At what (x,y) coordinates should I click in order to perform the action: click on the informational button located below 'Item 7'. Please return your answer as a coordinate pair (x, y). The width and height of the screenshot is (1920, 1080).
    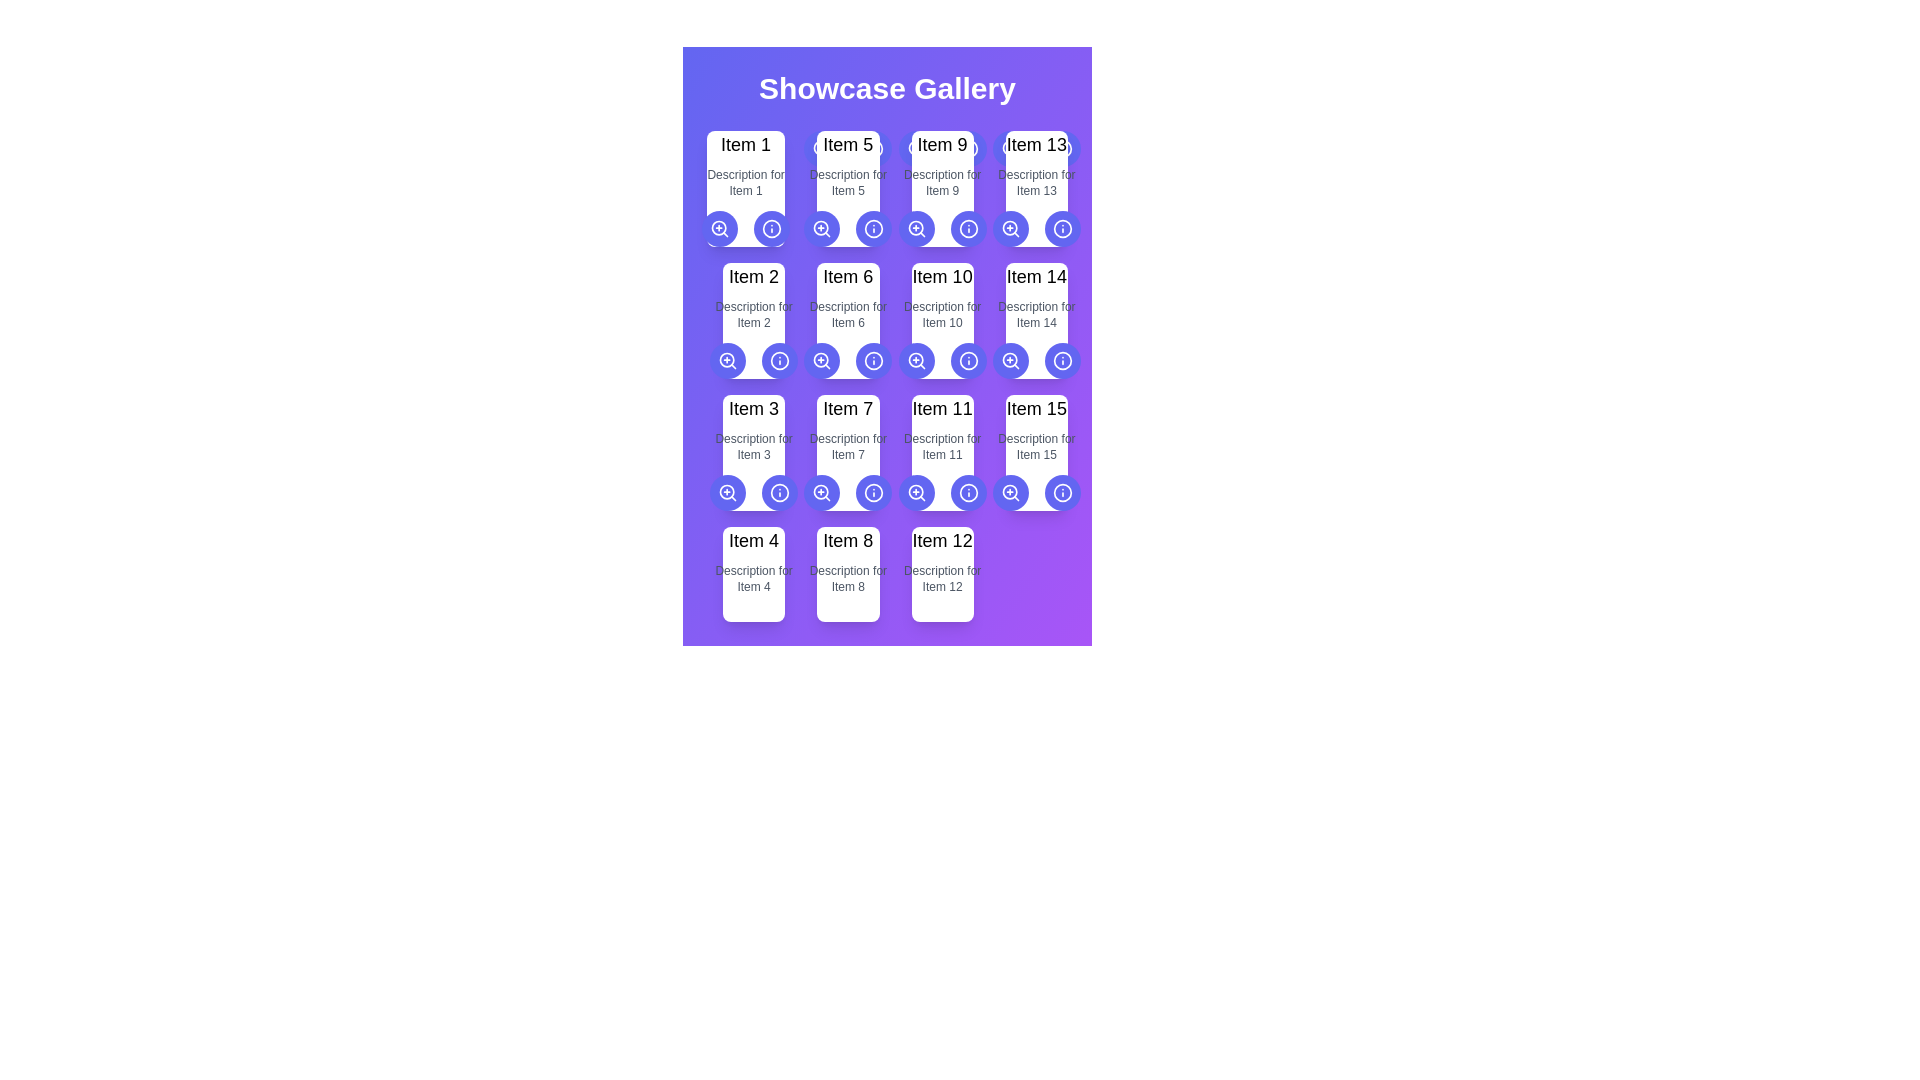
    Looking at the image, I should click on (874, 493).